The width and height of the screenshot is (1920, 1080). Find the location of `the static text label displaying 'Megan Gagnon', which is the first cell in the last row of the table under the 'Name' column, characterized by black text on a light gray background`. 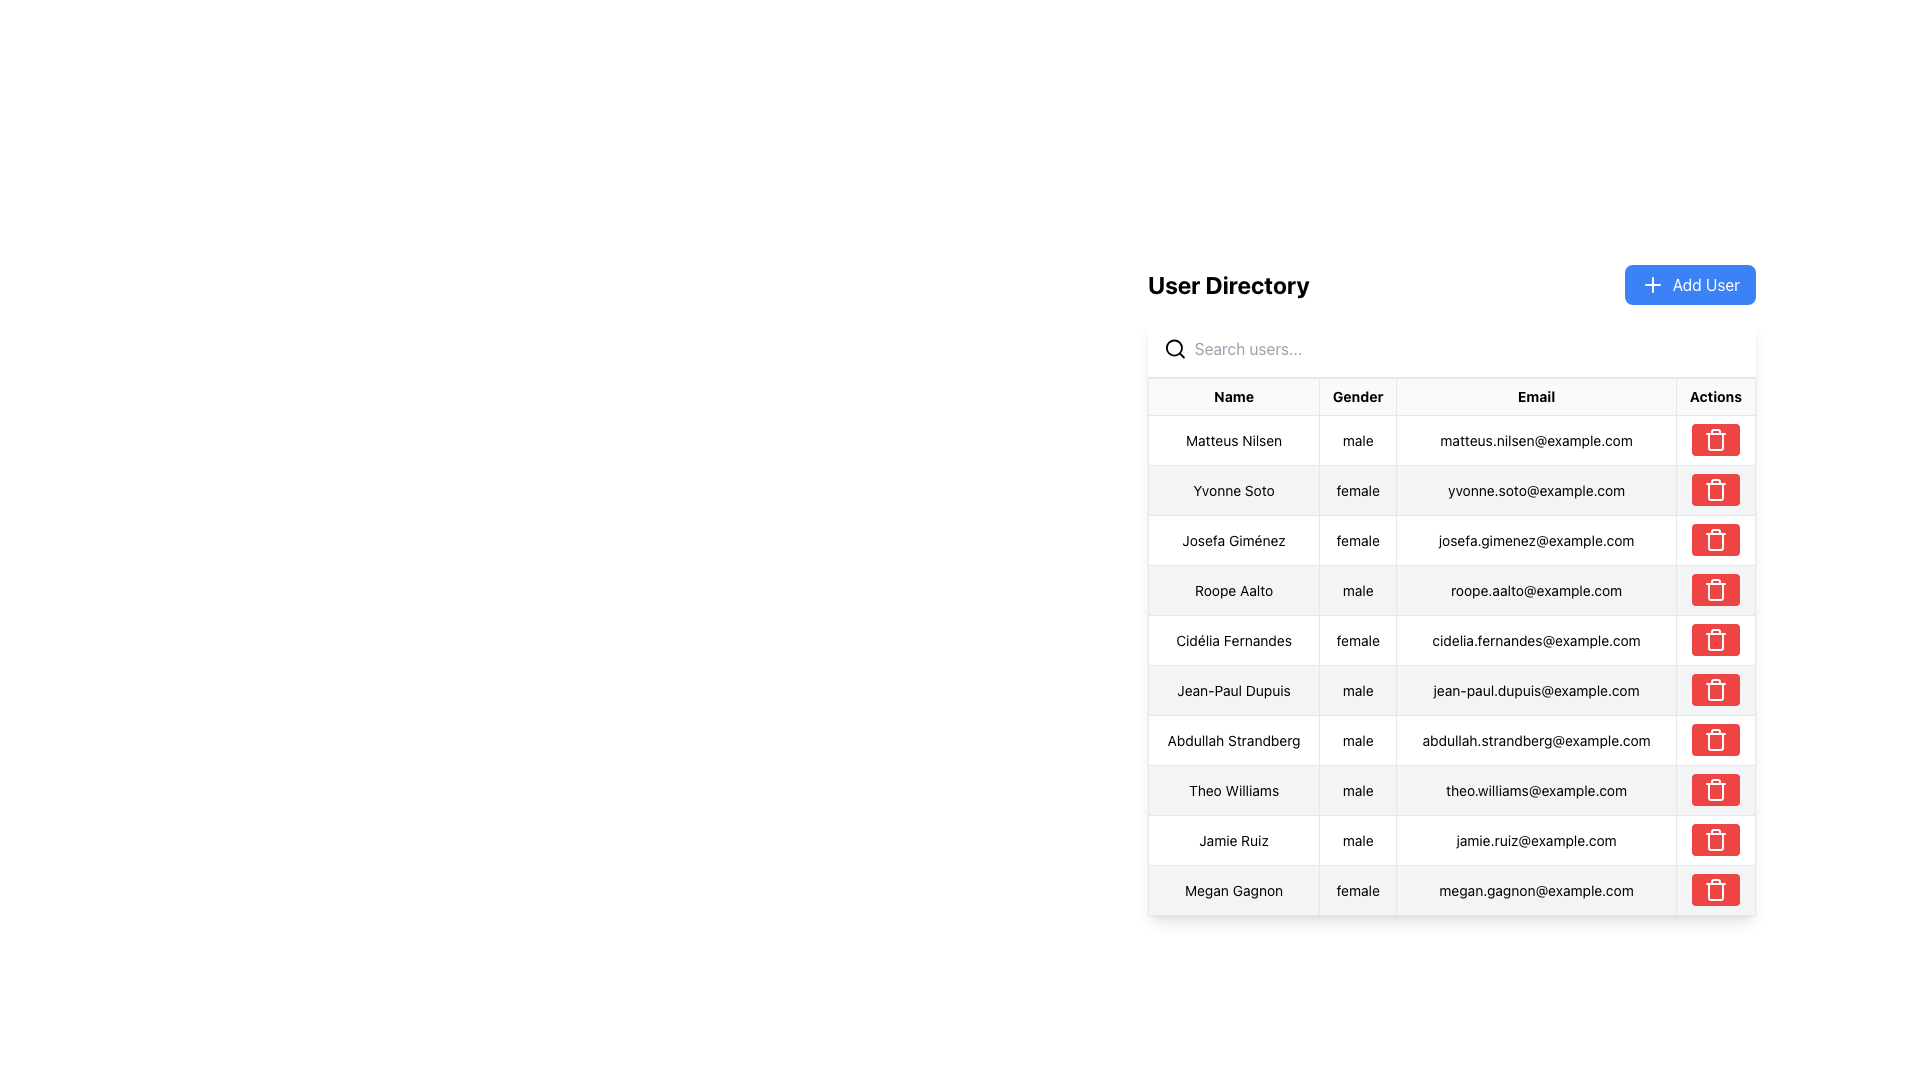

the static text label displaying 'Megan Gagnon', which is the first cell in the last row of the table under the 'Name' column, characterized by black text on a light gray background is located at coordinates (1232, 889).